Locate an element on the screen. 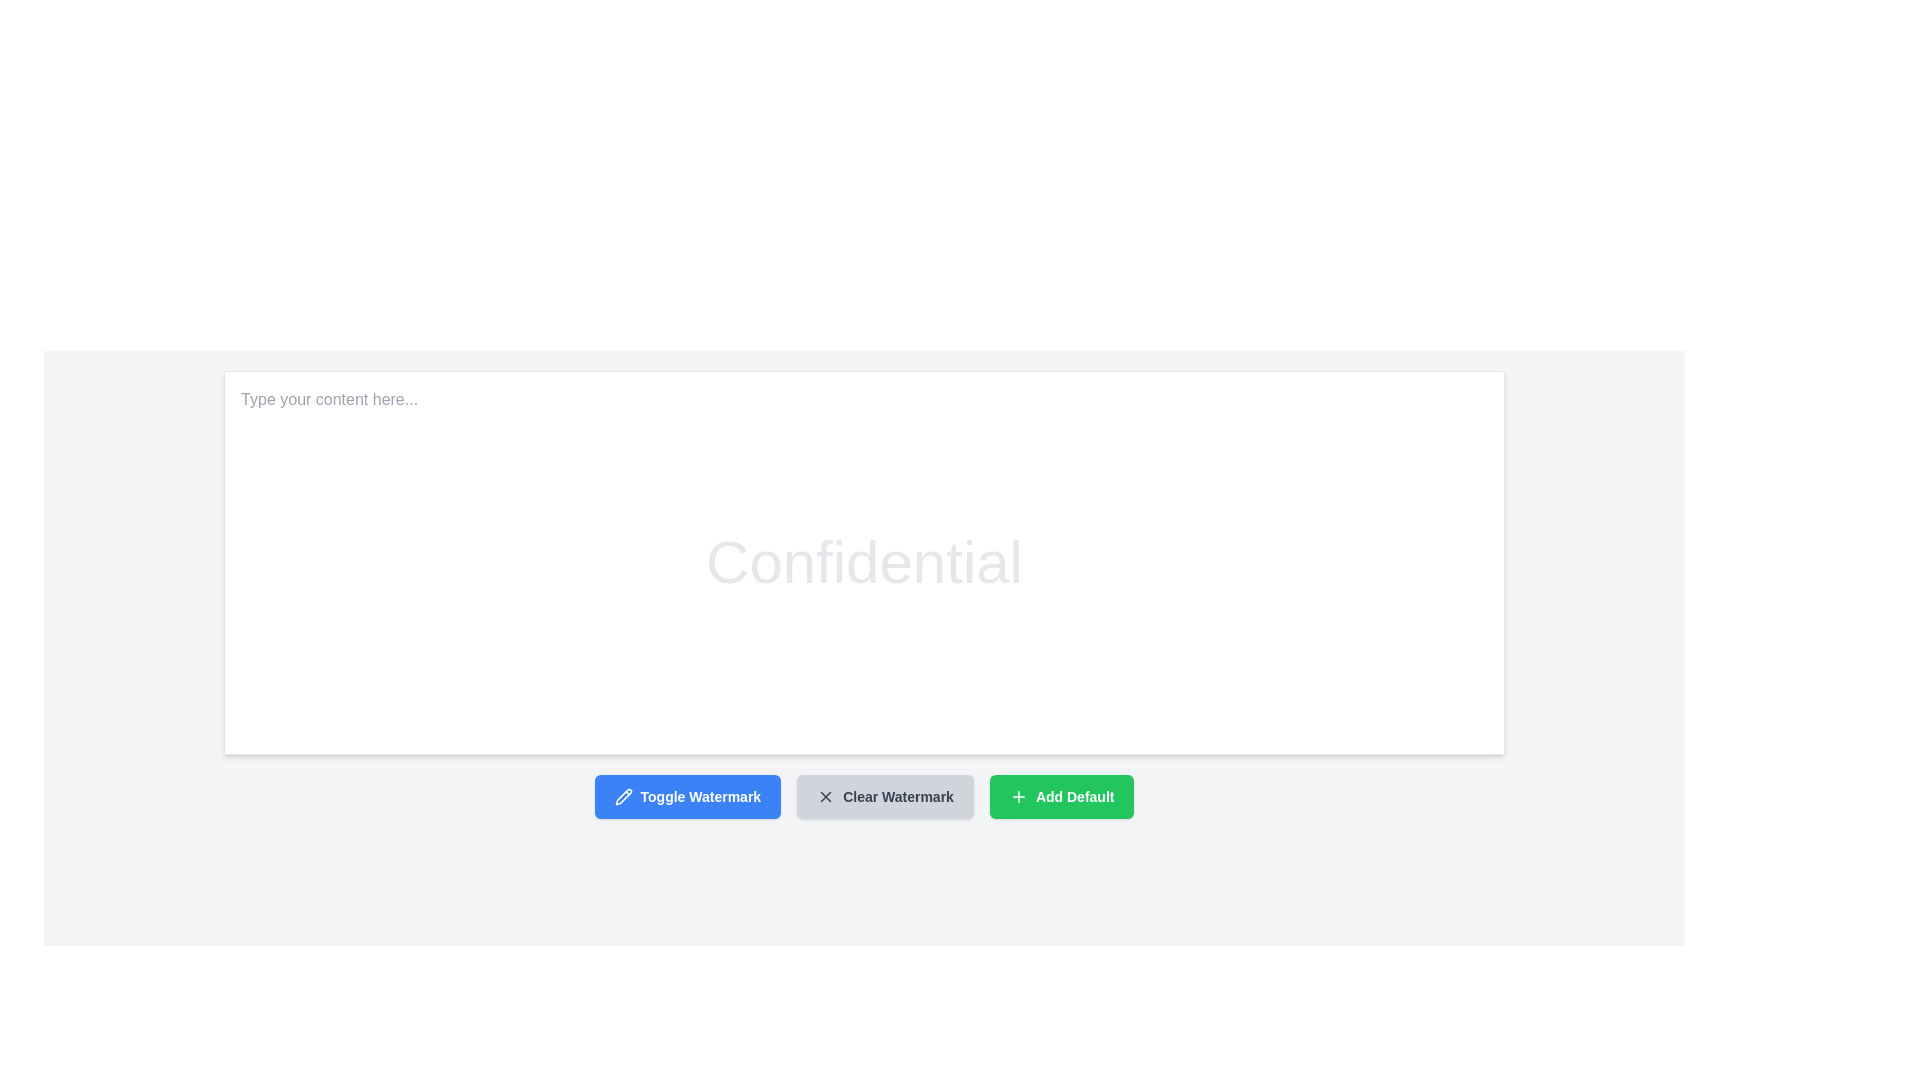  the small '+' icon within the 'Add Default' green button, which is located at the bottom-right section of the interface is located at coordinates (1018, 796).